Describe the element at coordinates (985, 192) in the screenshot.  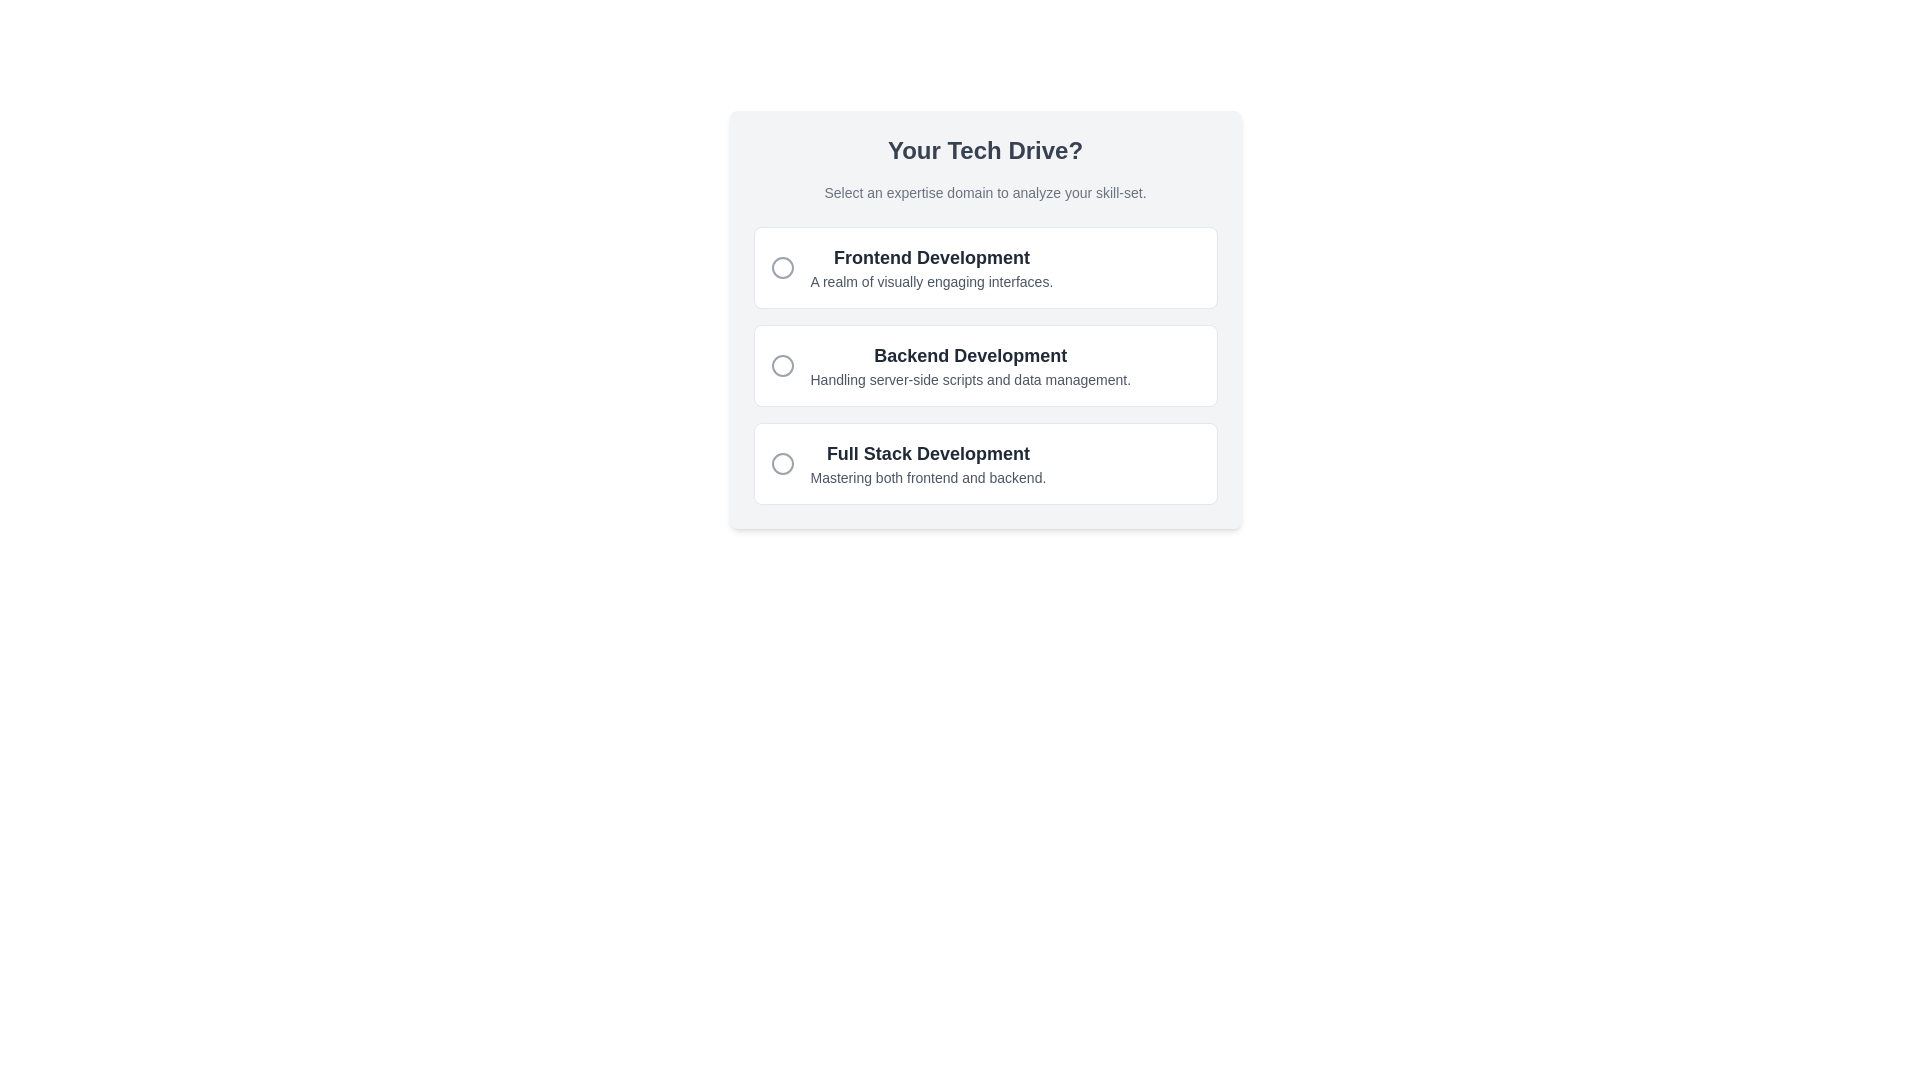
I see `the text block that displays 'Select an expertise domain to analyze your skill-set.' which is located below the heading 'Your Tech Drive?'` at that location.